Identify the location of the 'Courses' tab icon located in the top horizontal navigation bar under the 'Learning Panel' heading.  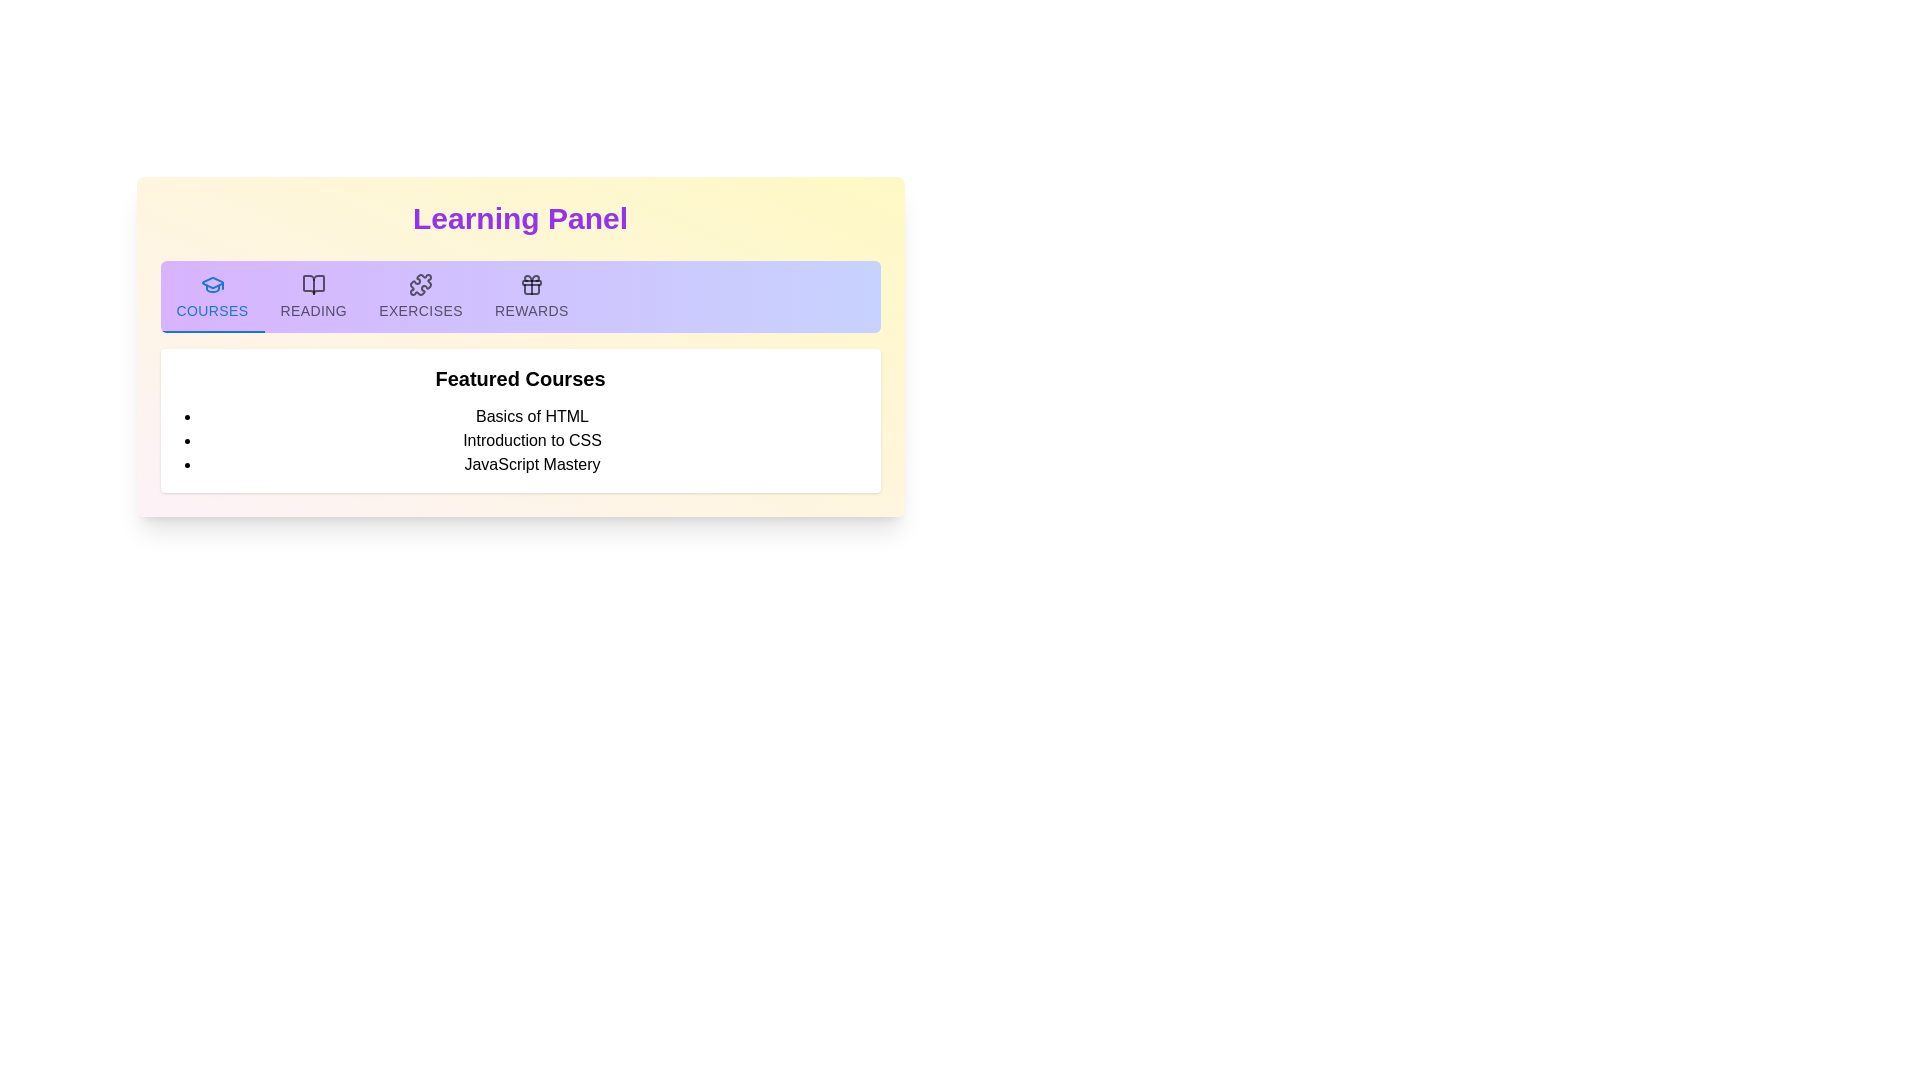
(211, 282).